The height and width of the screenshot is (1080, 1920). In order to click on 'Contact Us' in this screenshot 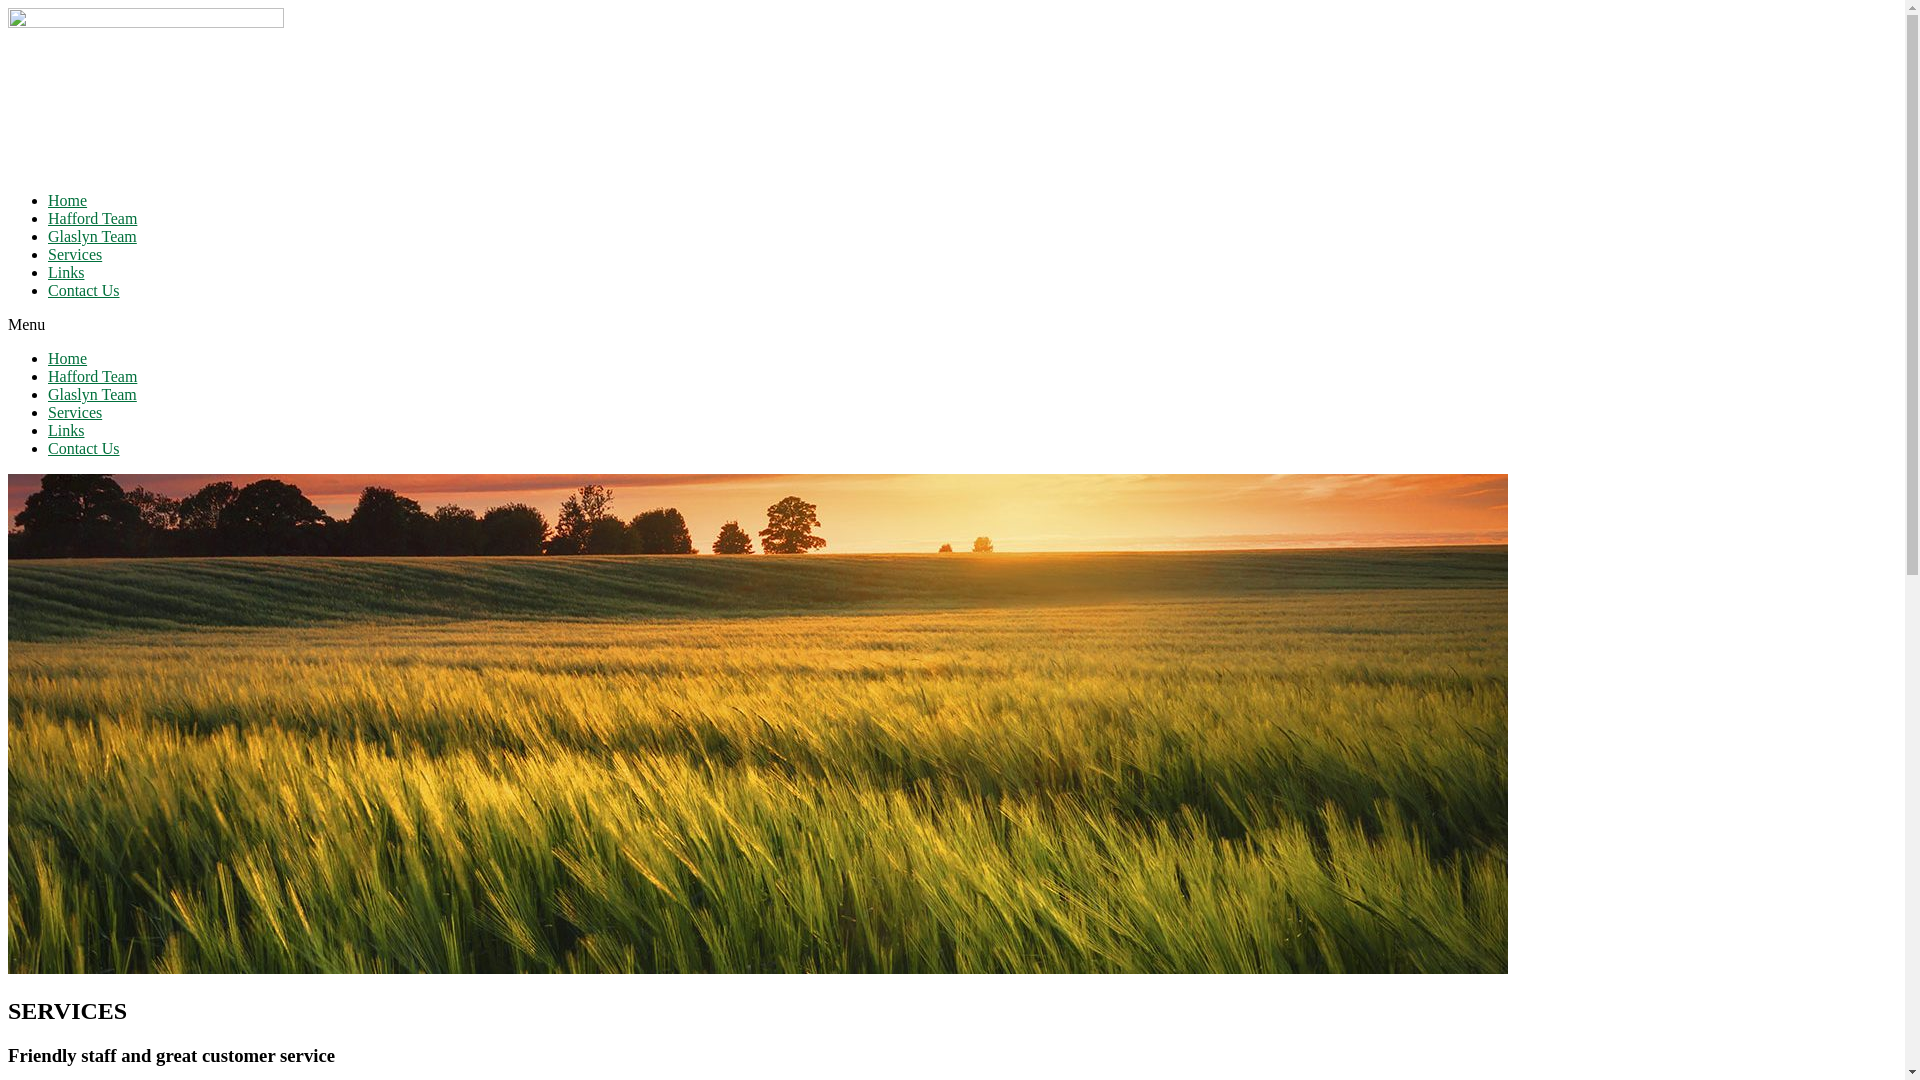, I will do `click(82, 447)`.